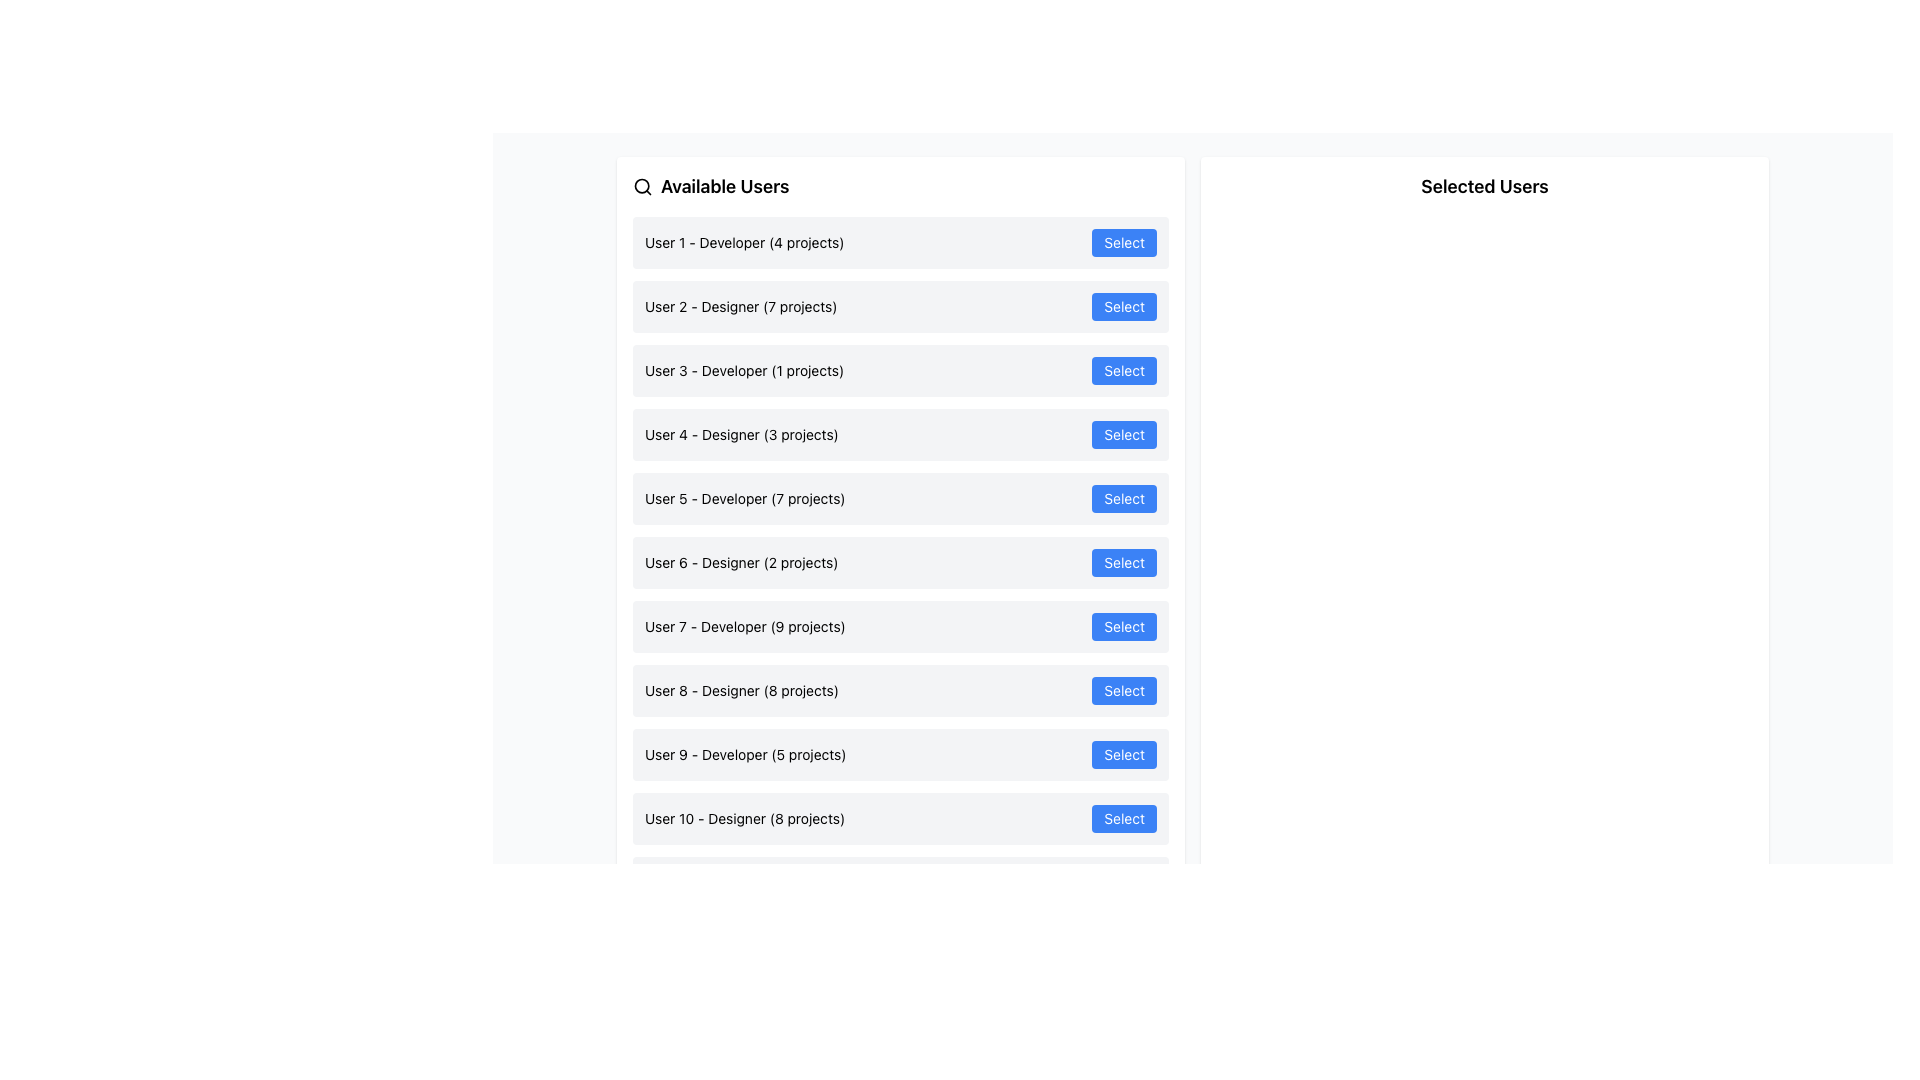 The image size is (1920, 1080). I want to click on the static text element displaying 'User 7 - Developer (9 projects)' which is the seventh item under the header 'Available Users', so click(744, 626).